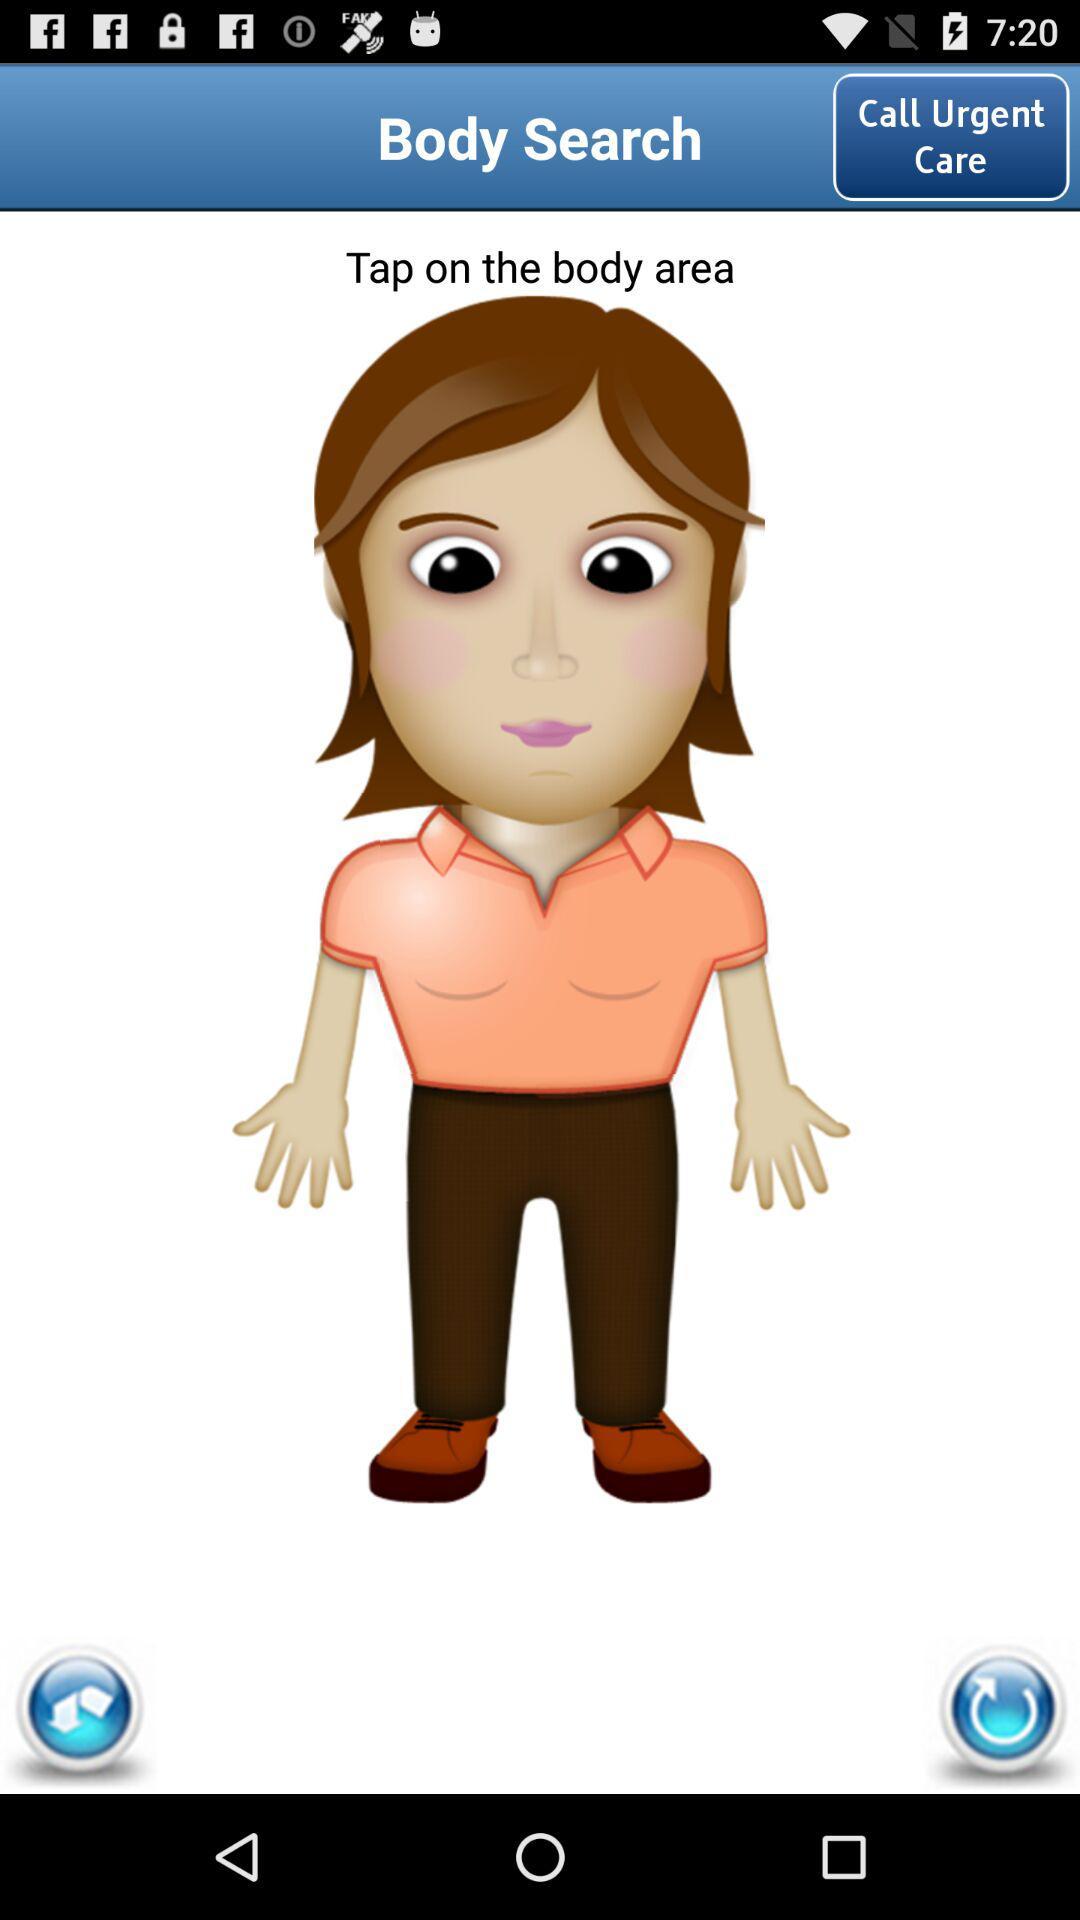 Image resolution: width=1080 pixels, height=1920 pixels. What do you see at coordinates (1001, 1835) in the screenshot?
I see `the refresh icon` at bounding box center [1001, 1835].